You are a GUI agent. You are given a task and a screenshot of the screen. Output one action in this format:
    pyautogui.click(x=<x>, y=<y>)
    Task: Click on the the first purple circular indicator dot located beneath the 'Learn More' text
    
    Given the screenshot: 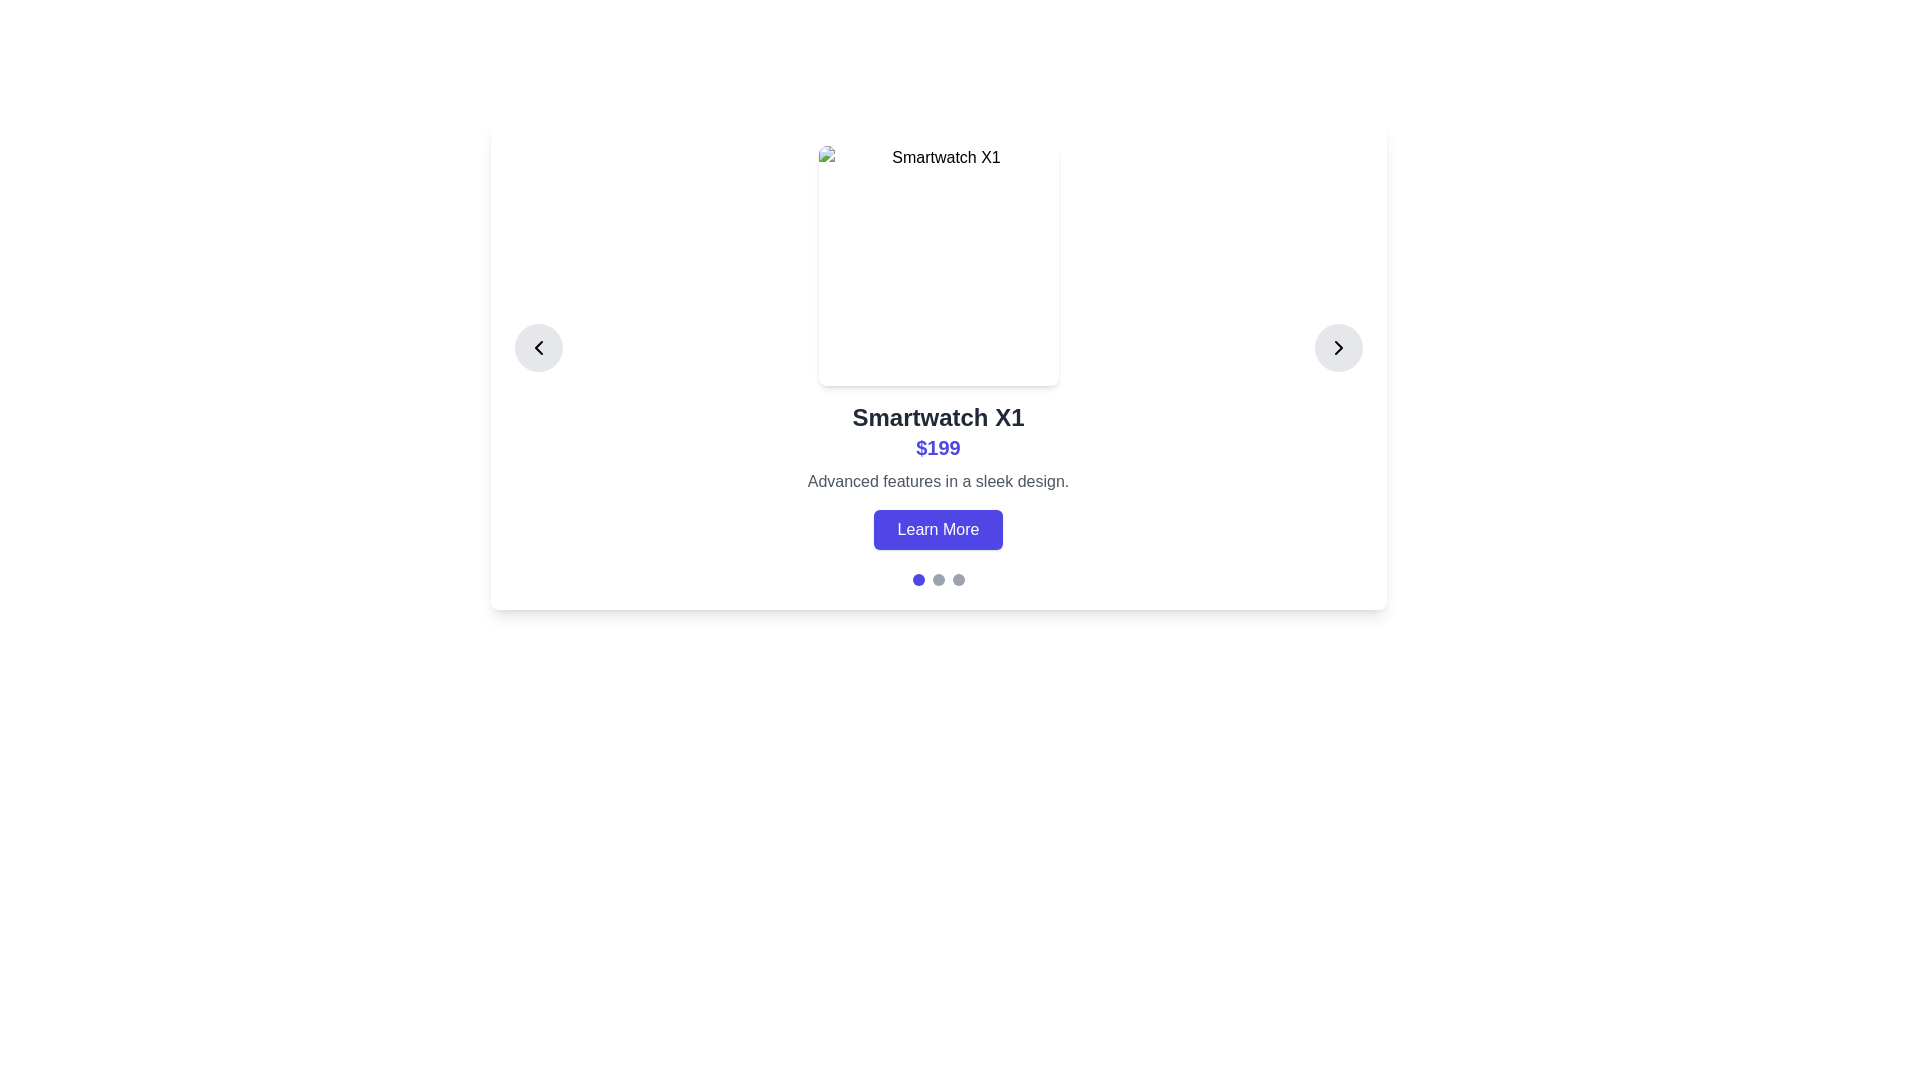 What is the action you would take?
    pyautogui.click(x=917, y=579)
    